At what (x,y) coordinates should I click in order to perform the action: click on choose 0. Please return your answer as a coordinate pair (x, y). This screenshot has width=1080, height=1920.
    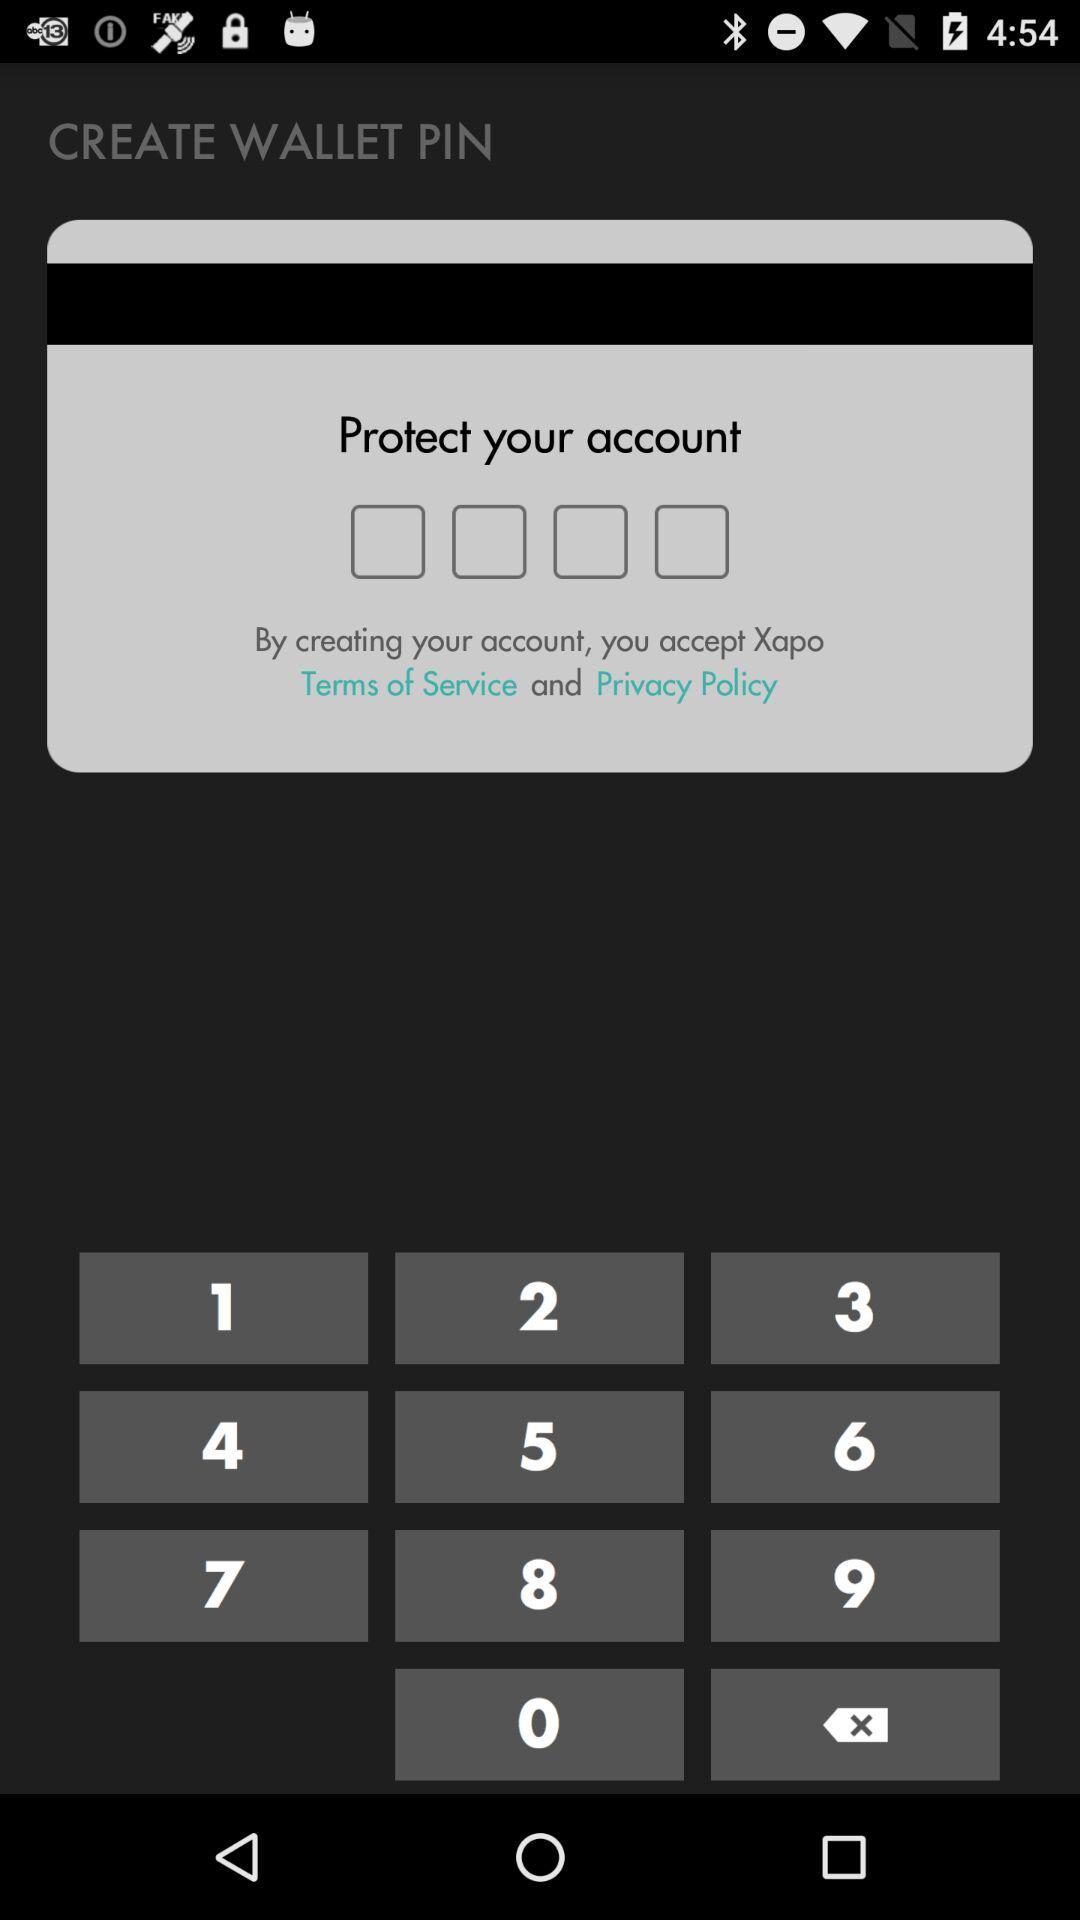
    Looking at the image, I should click on (538, 1723).